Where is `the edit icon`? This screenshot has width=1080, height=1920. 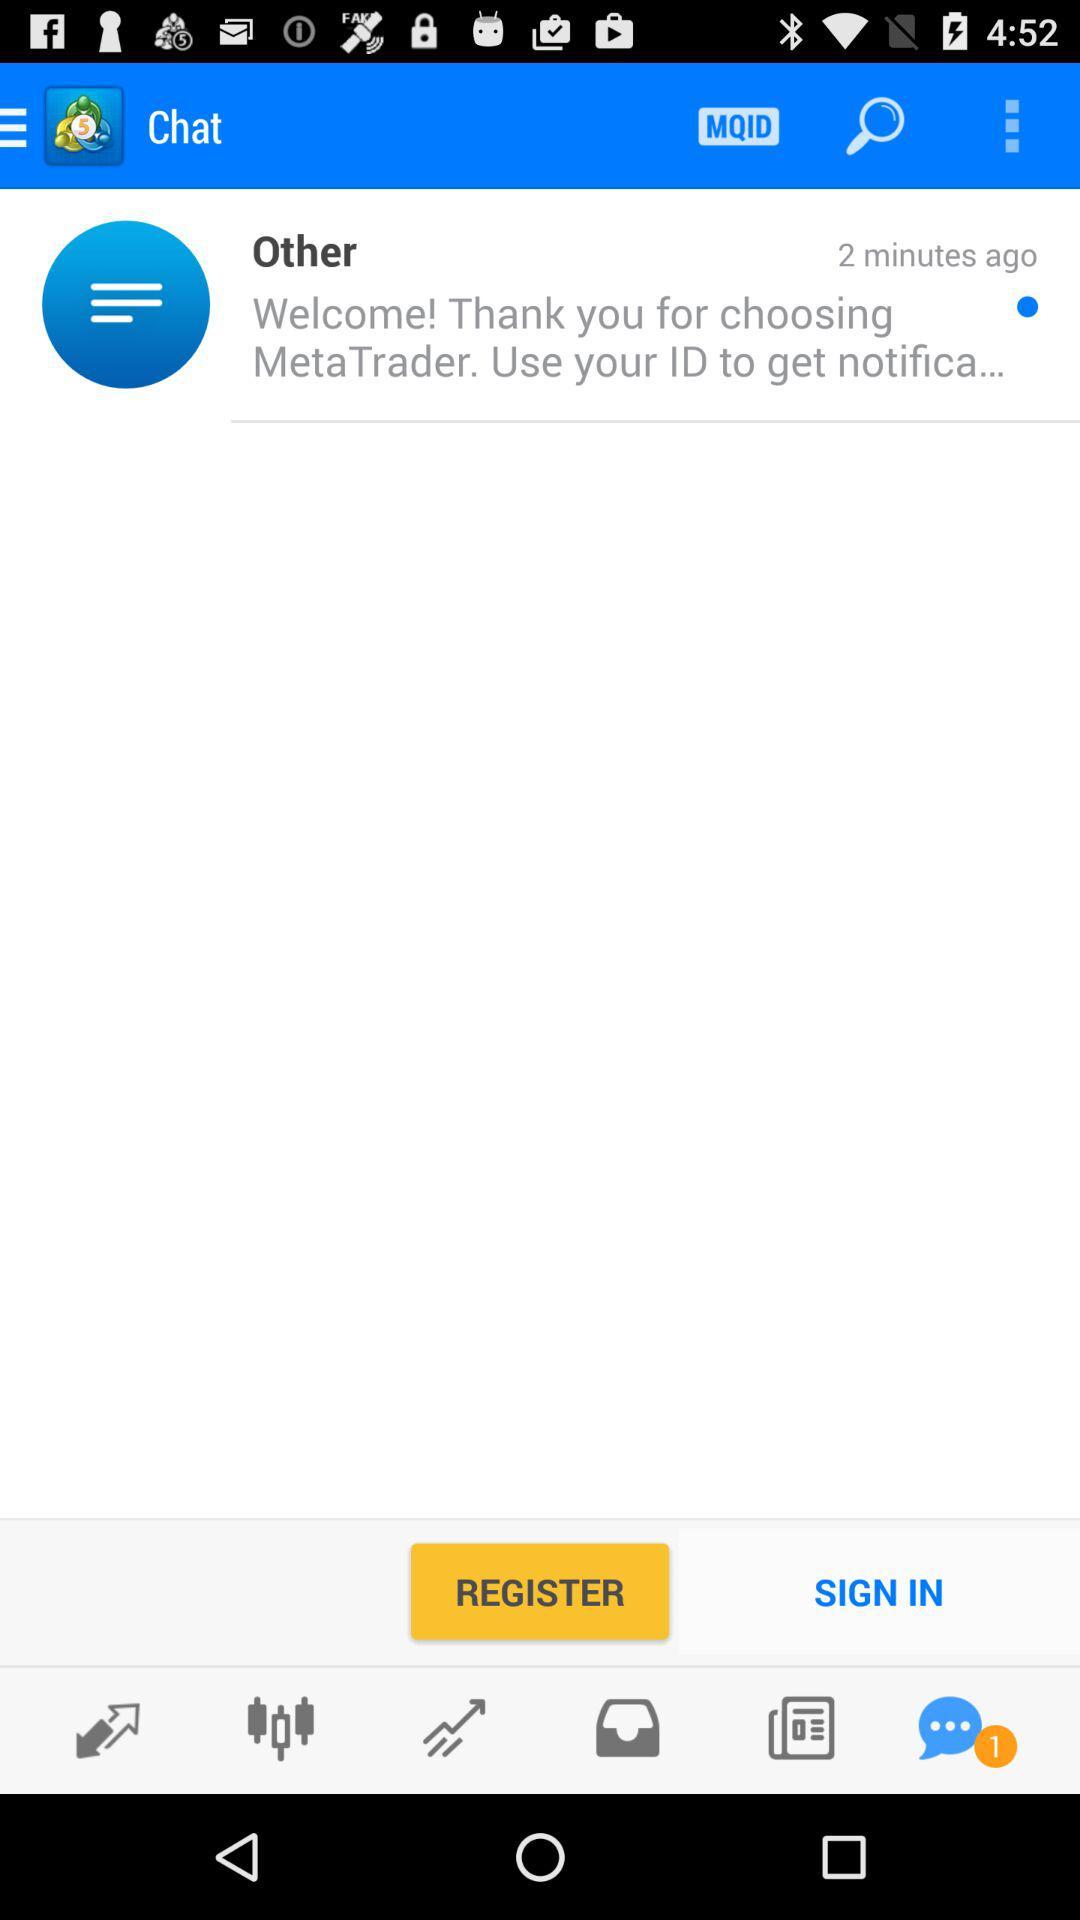
the edit icon is located at coordinates (454, 1848).